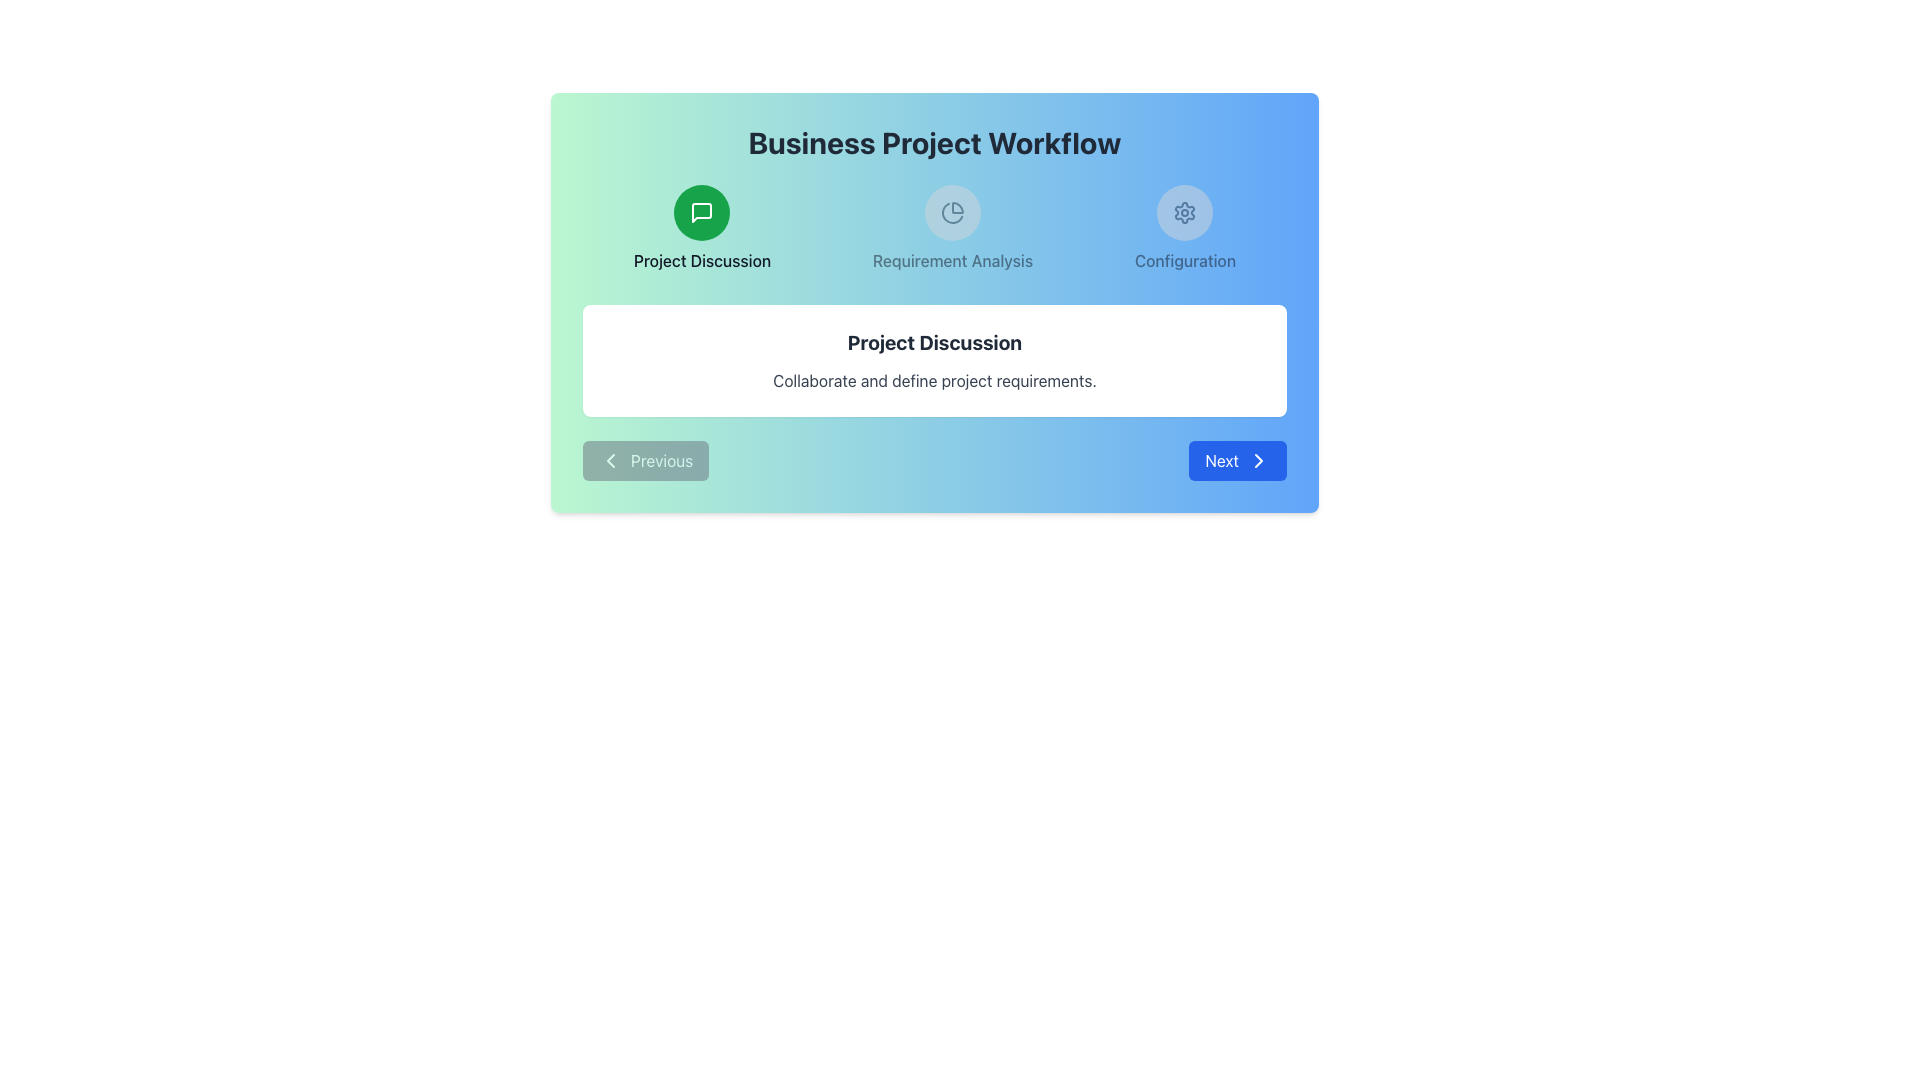 Image resolution: width=1920 pixels, height=1080 pixels. I want to click on the 'Next' button located in the bottom-right corner of the panel, so click(1237, 461).